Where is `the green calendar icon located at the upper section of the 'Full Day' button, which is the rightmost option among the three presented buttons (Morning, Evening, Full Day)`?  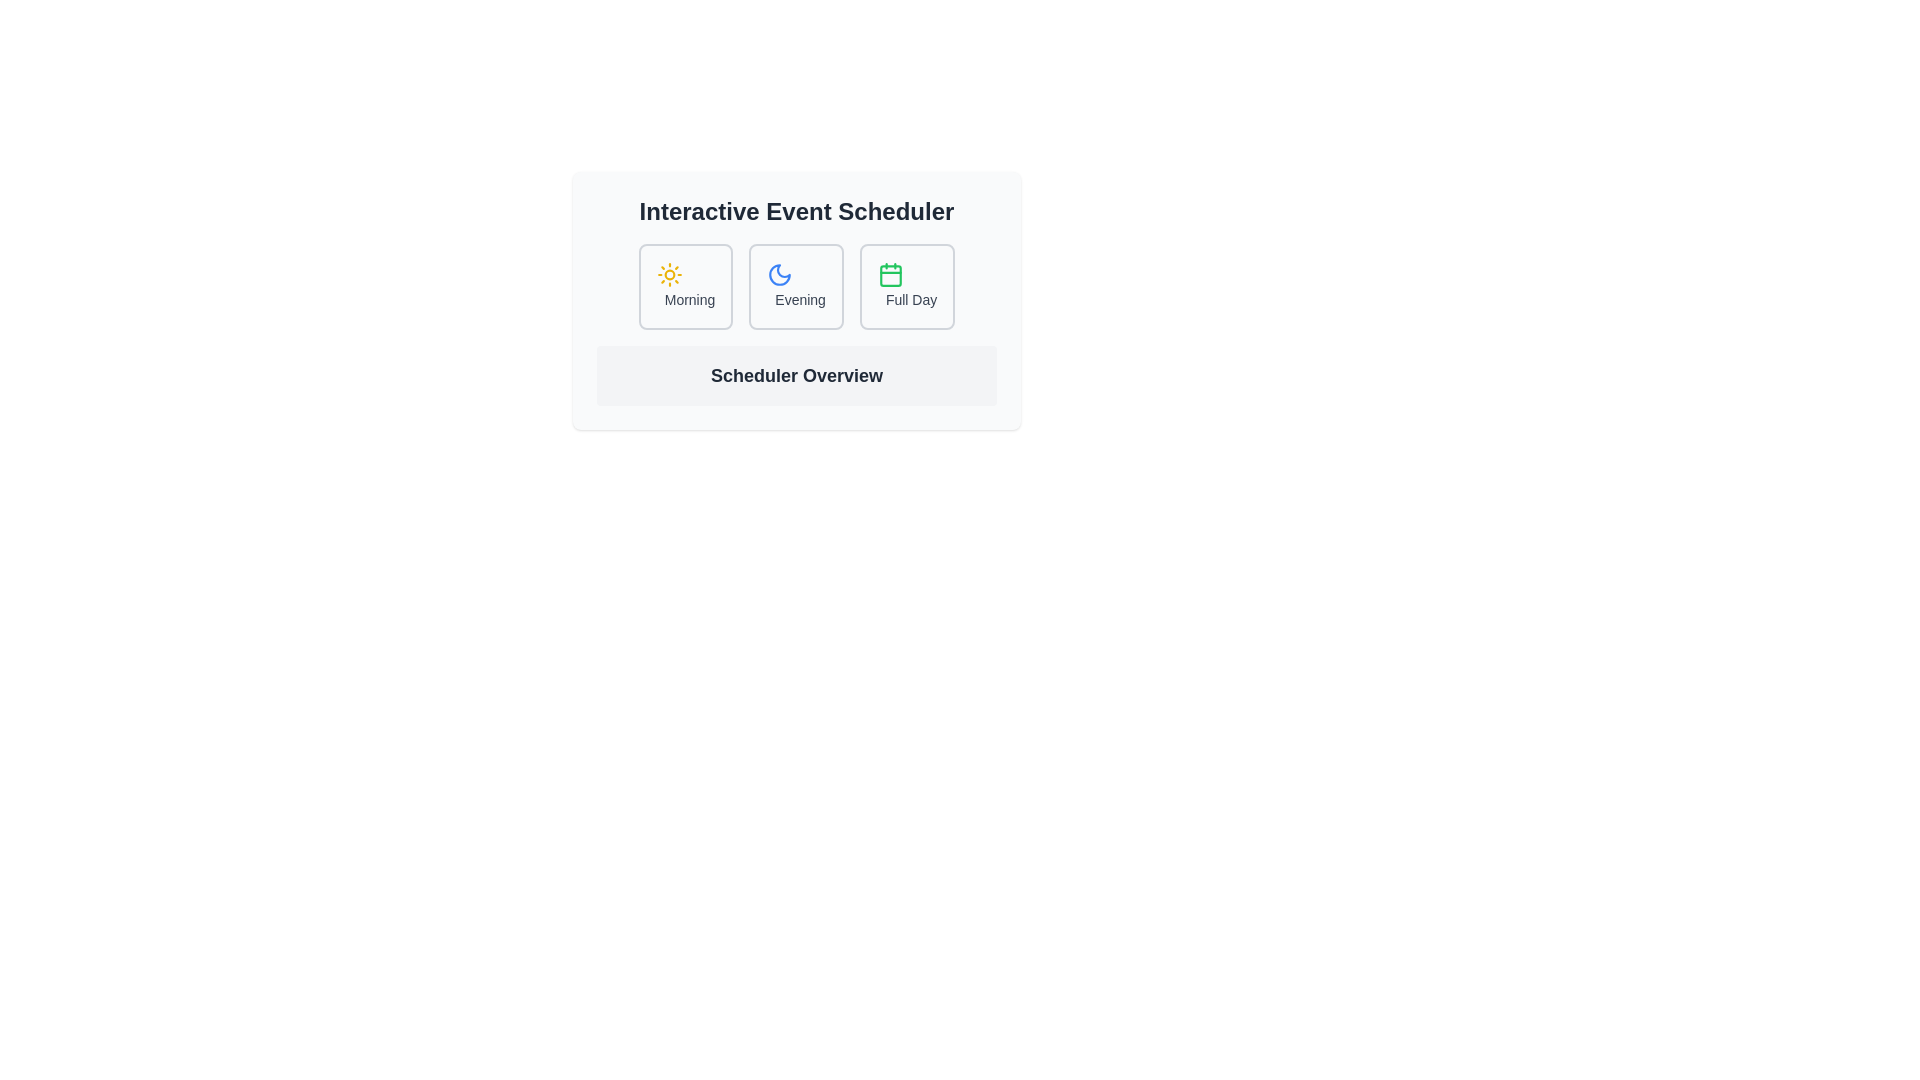
the green calendar icon located at the upper section of the 'Full Day' button, which is the rightmost option among the three presented buttons (Morning, Evening, Full Day) is located at coordinates (889, 274).